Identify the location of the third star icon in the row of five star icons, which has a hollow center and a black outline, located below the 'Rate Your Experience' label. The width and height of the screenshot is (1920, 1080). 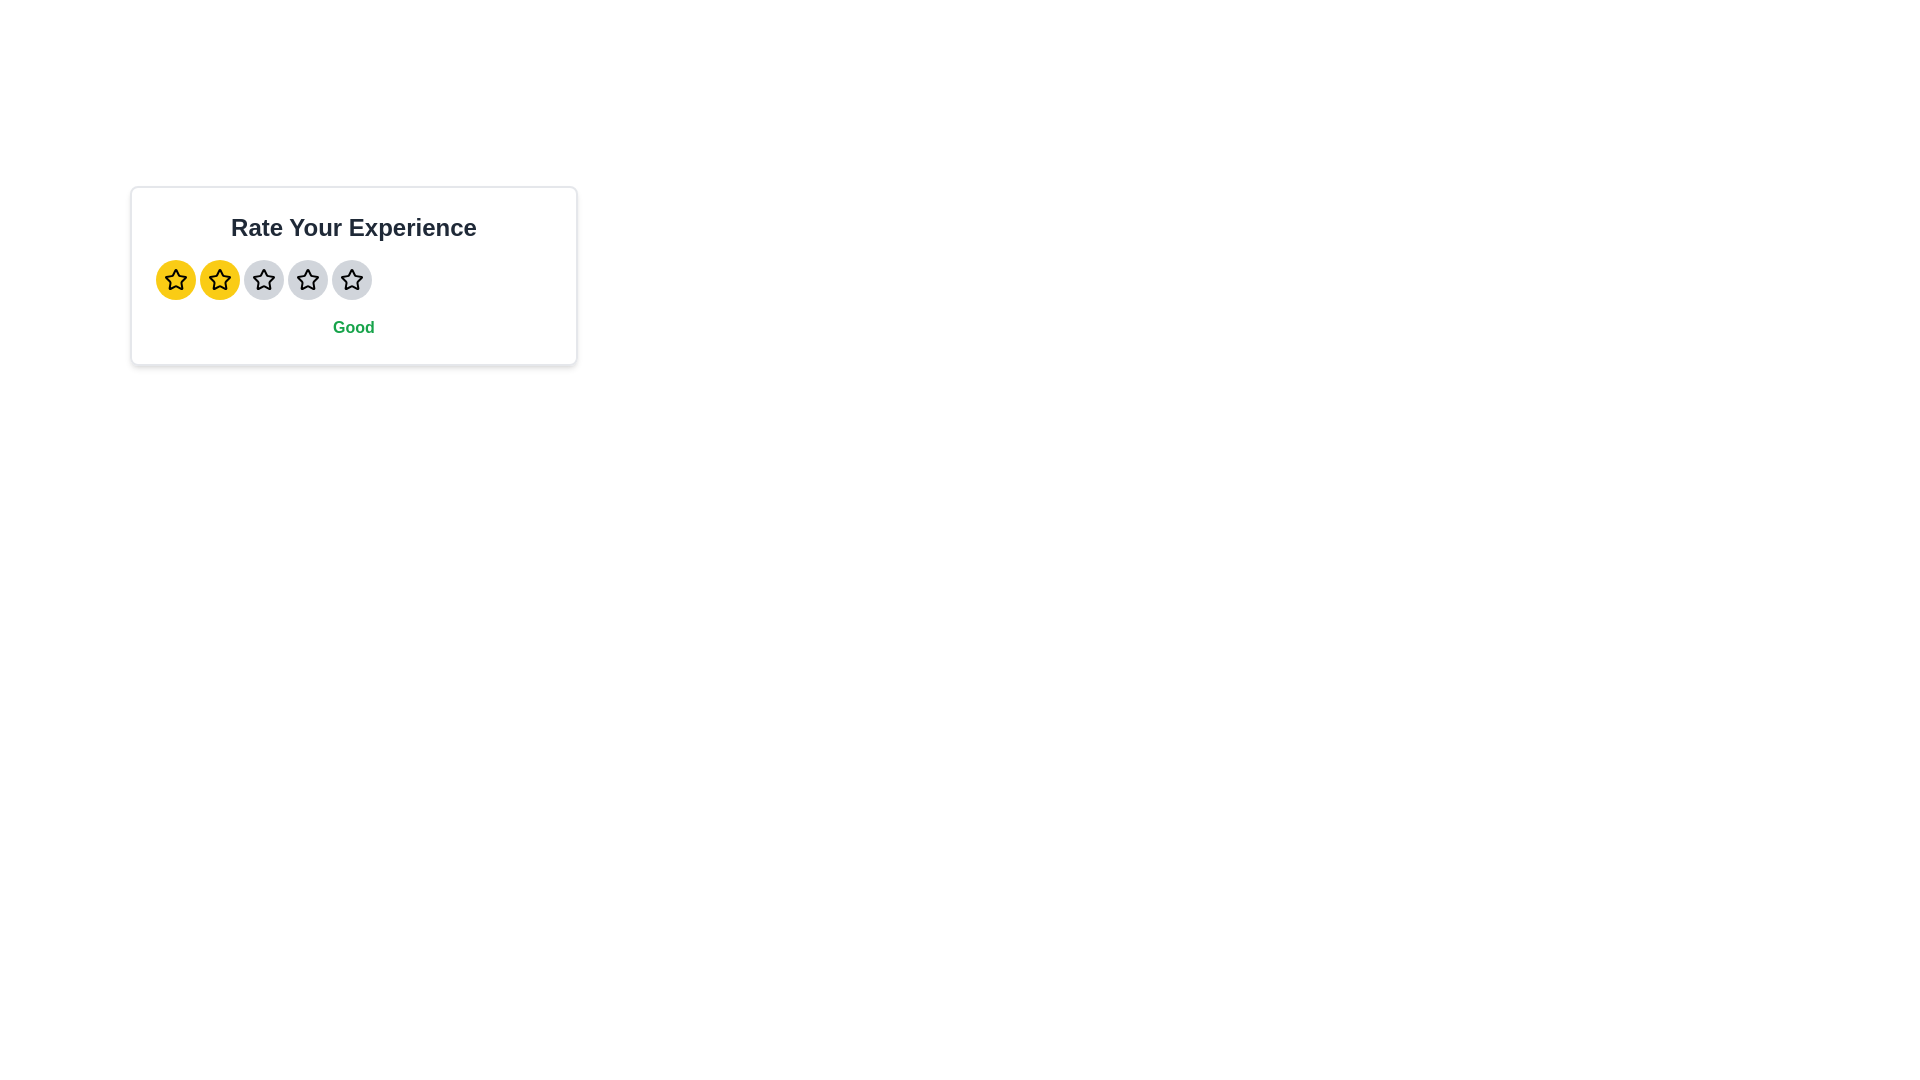
(306, 279).